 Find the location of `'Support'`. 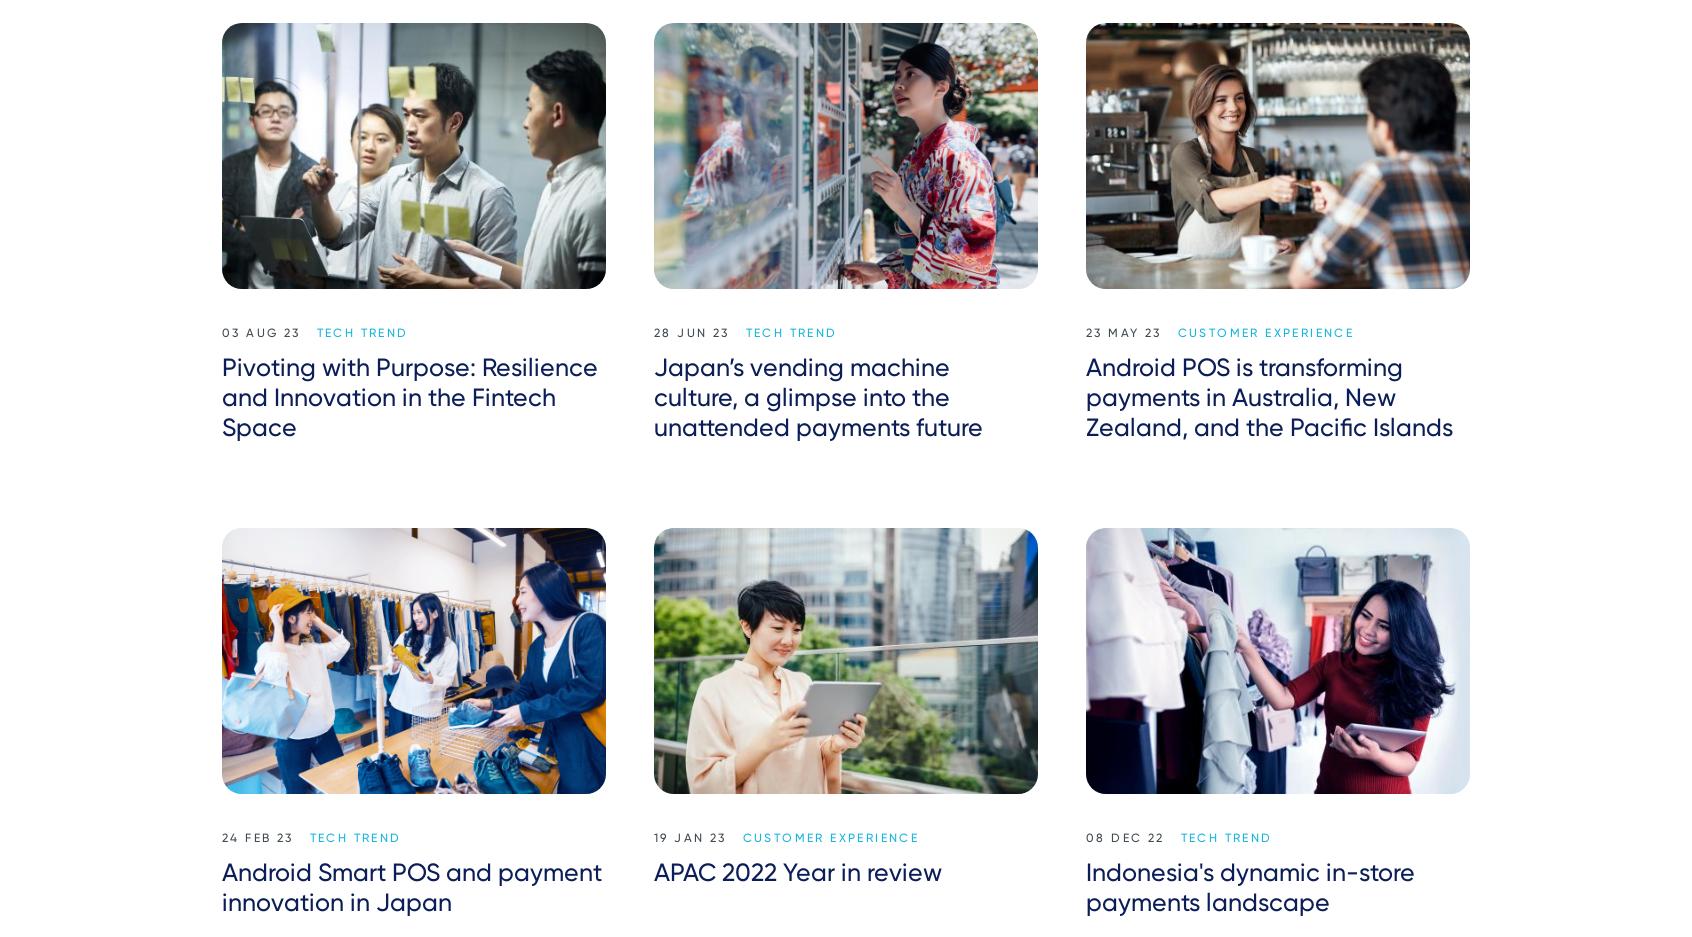

'Support' is located at coordinates (1162, 919).